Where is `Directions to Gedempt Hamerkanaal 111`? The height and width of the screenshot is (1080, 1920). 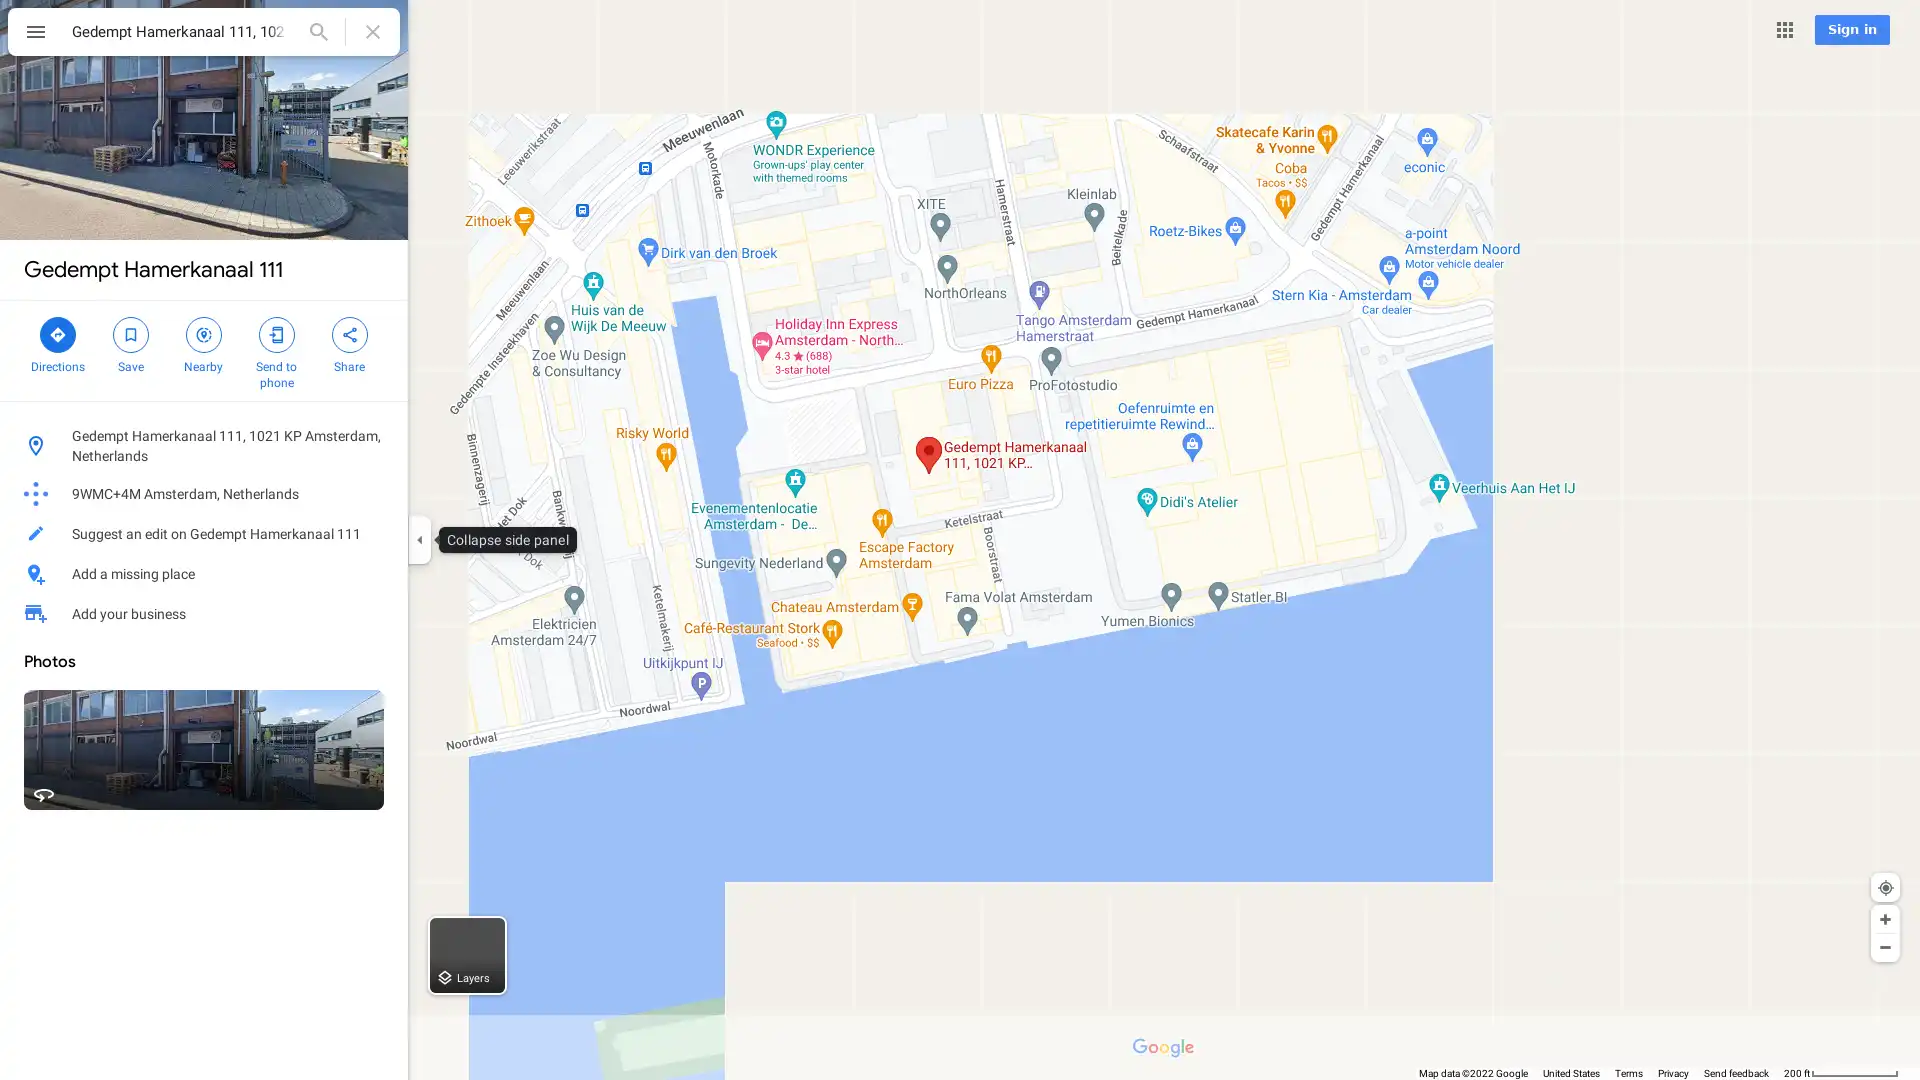 Directions to Gedempt Hamerkanaal 111 is located at coordinates (57, 342).